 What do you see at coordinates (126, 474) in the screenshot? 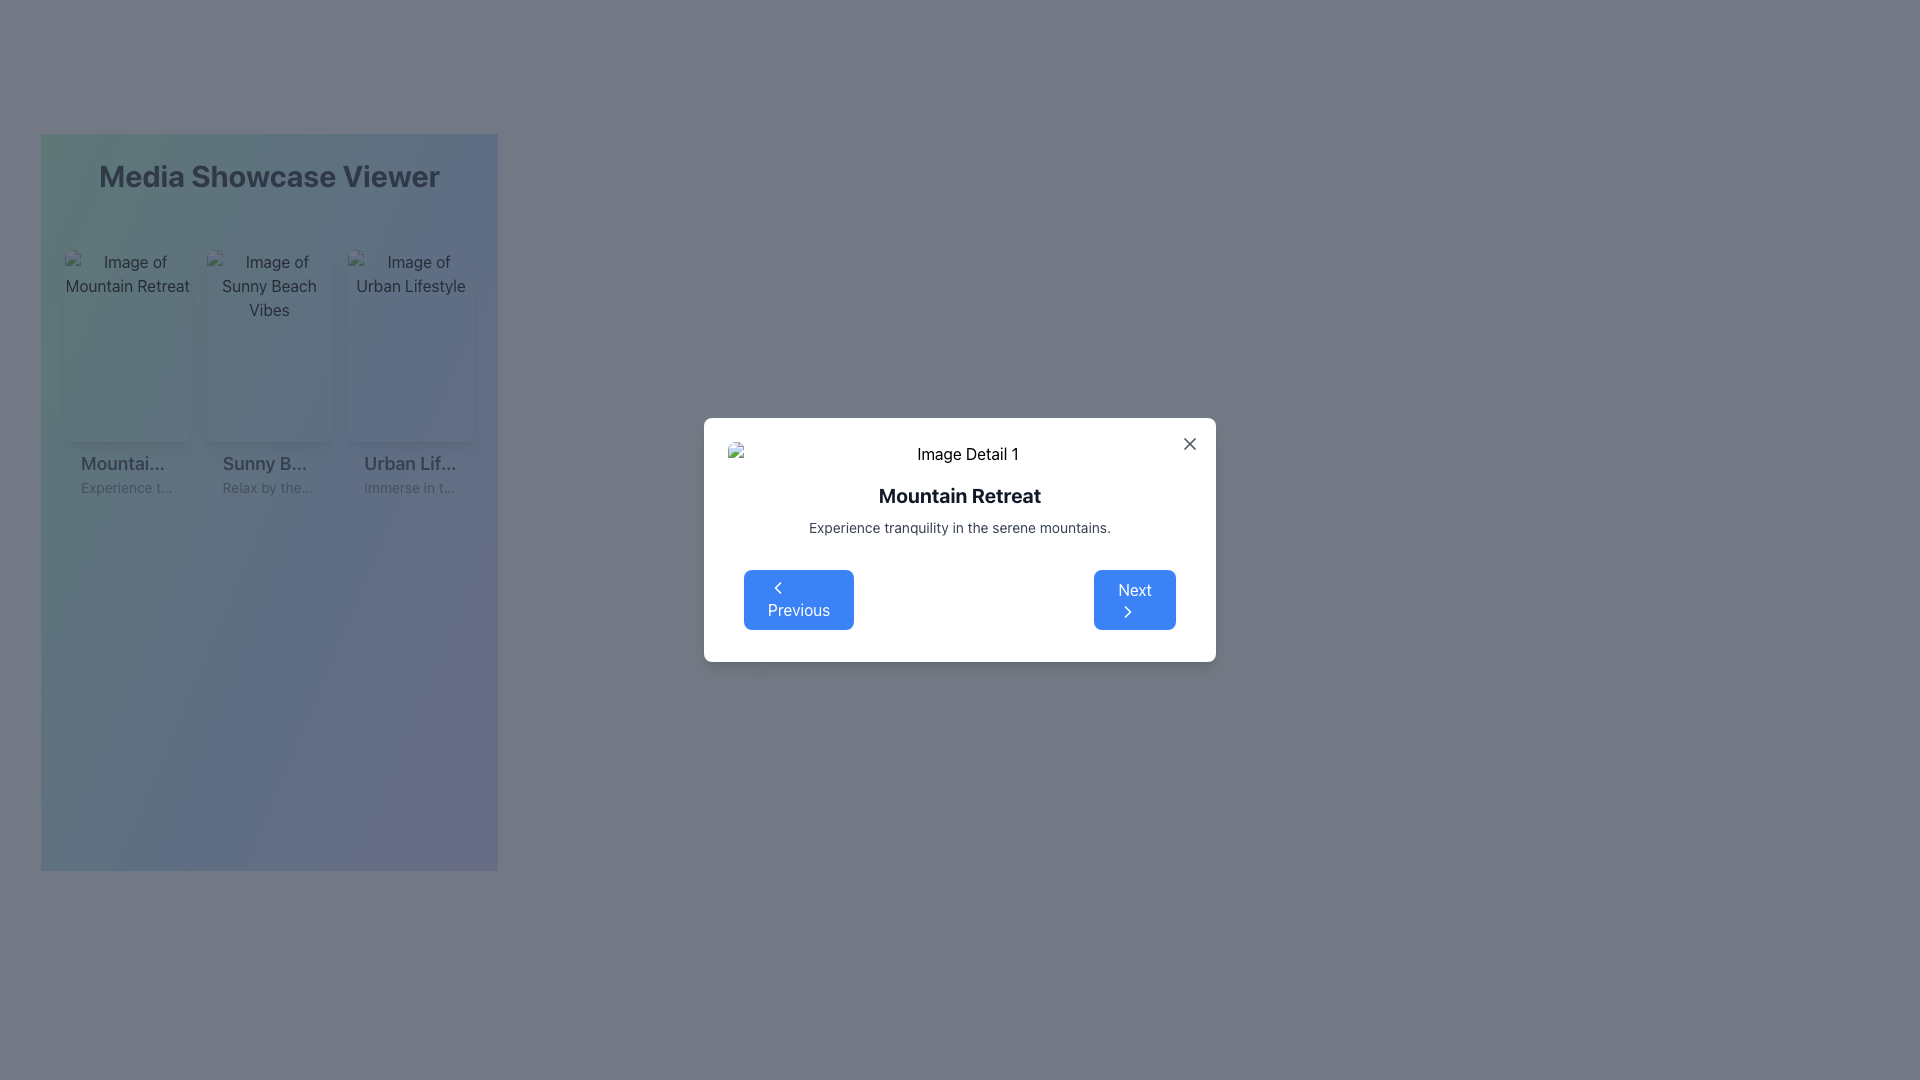
I see `the Text Field that presents the title and description for the 'Mountain Retreat' card, which is centrally aligned within the card layout below the related image` at bounding box center [126, 474].